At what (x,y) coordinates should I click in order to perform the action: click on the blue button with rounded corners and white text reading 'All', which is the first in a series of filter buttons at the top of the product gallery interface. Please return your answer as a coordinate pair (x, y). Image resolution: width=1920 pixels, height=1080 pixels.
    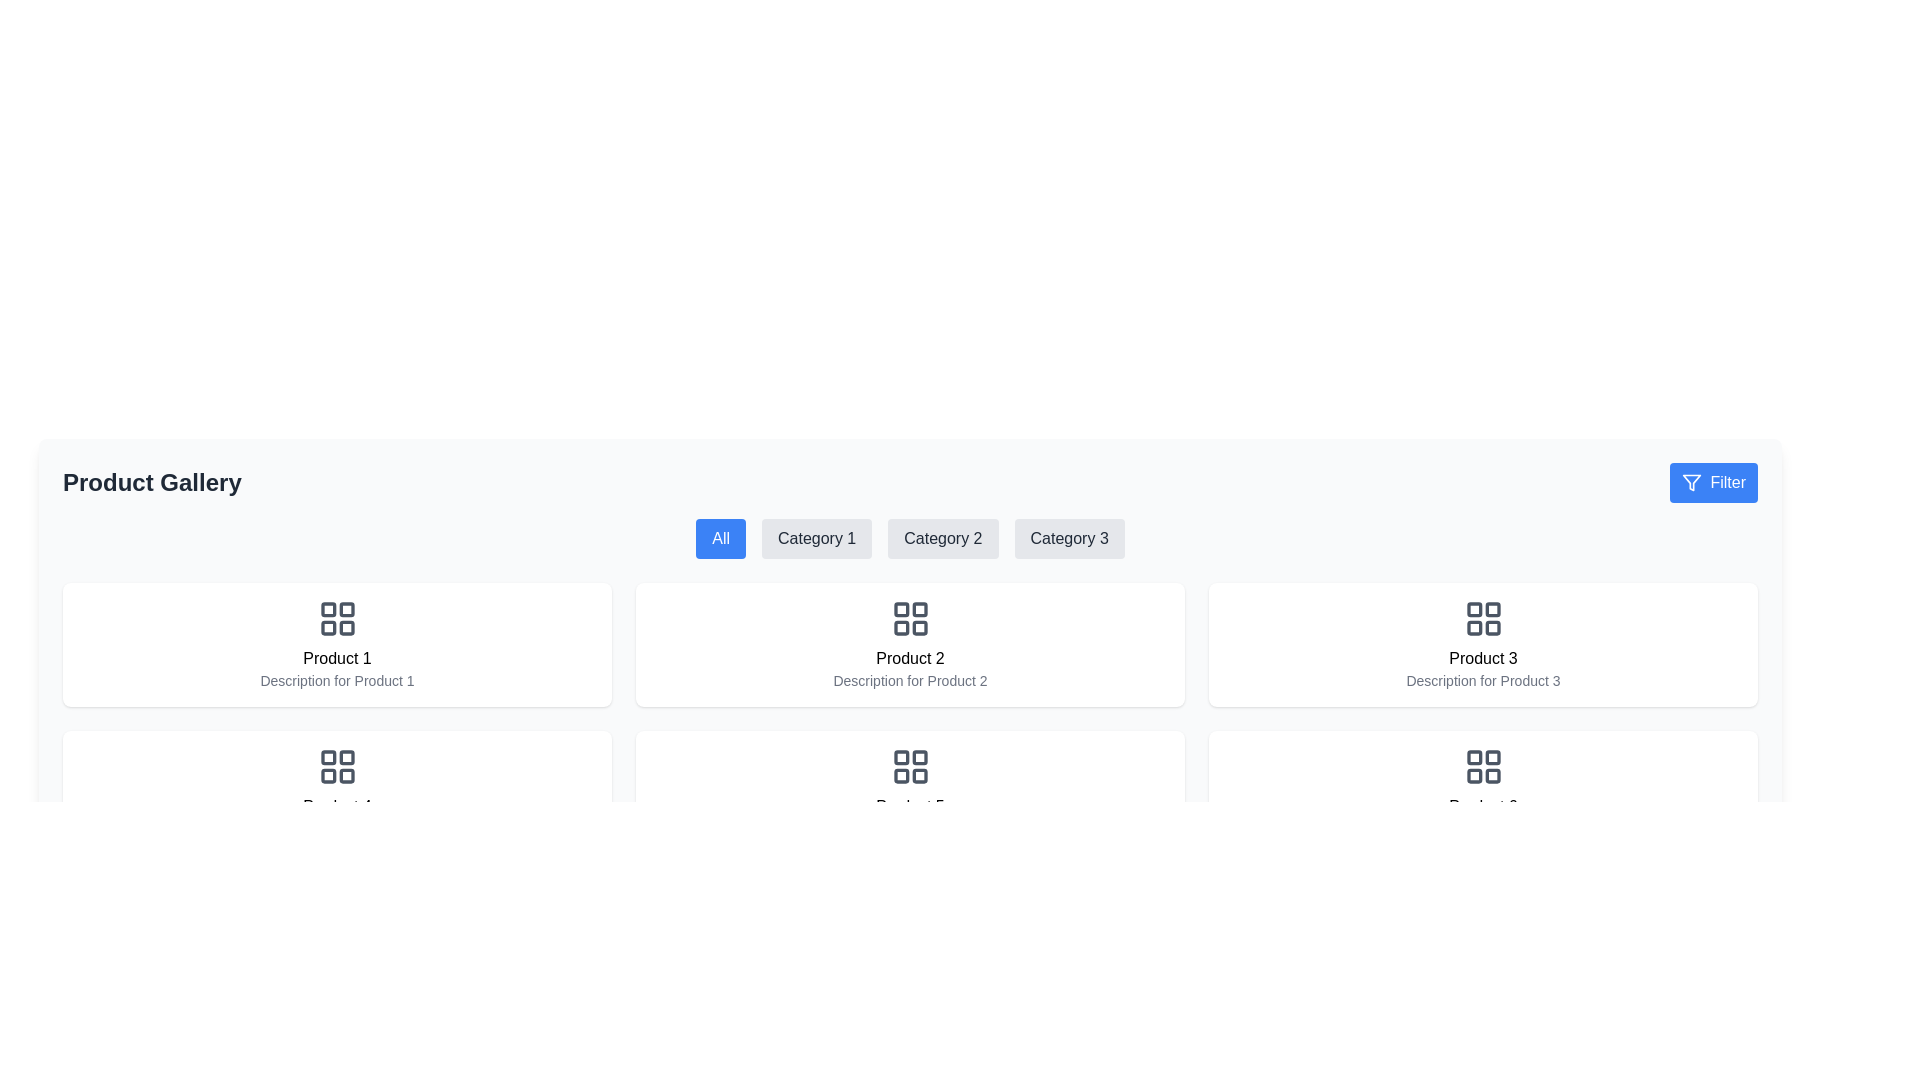
    Looking at the image, I should click on (720, 538).